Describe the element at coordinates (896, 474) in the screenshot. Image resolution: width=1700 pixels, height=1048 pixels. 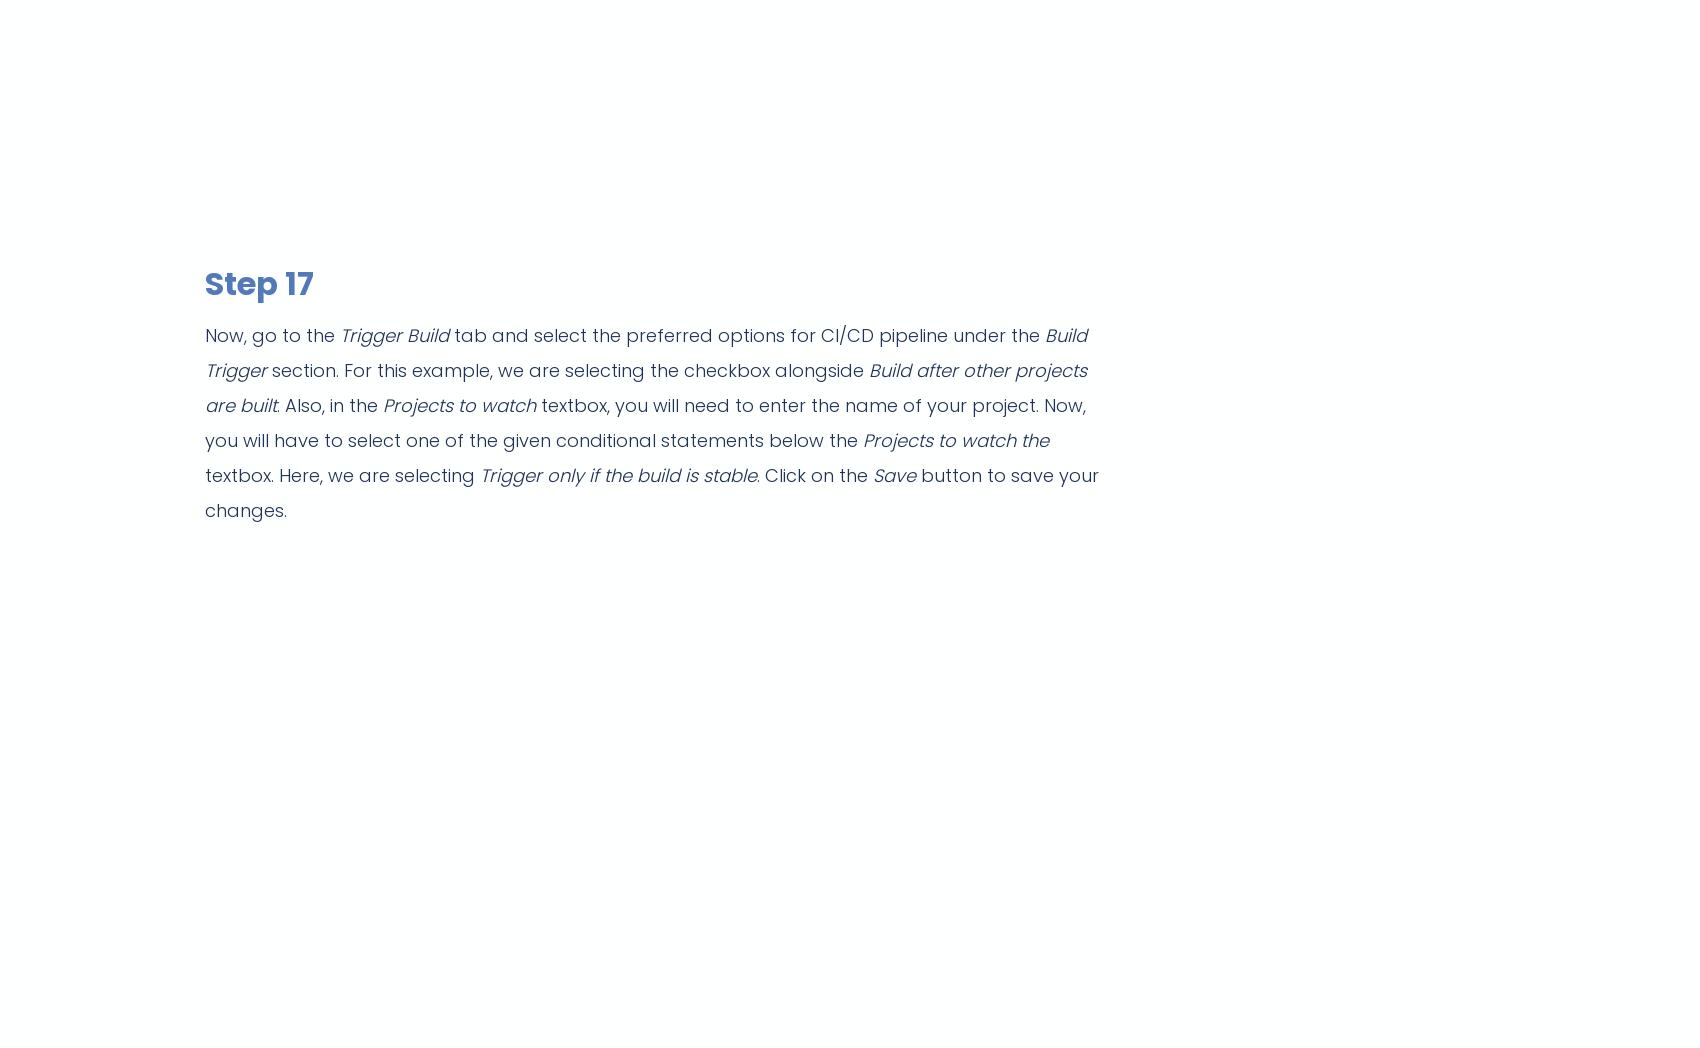
I see `'Save'` at that location.